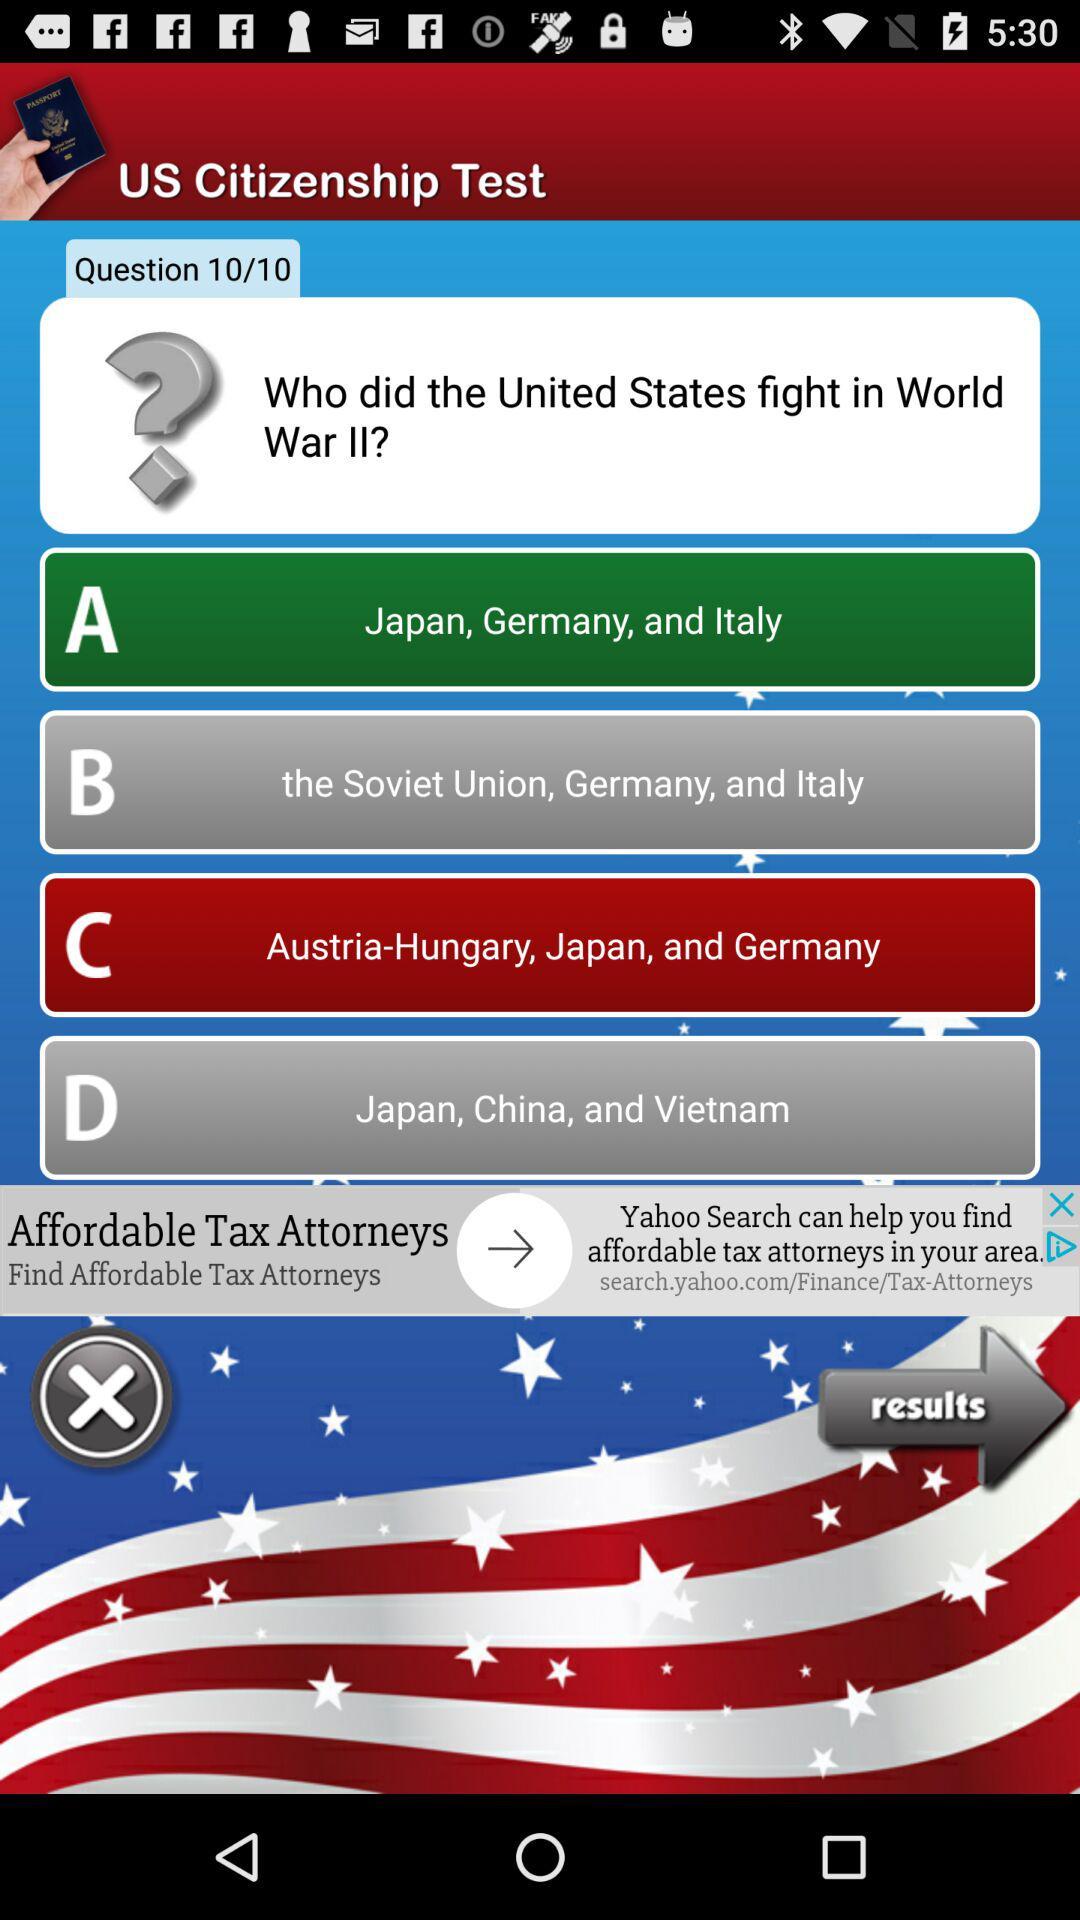 This screenshot has width=1080, height=1920. Describe the element at coordinates (947, 1409) in the screenshot. I see `results link` at that location.